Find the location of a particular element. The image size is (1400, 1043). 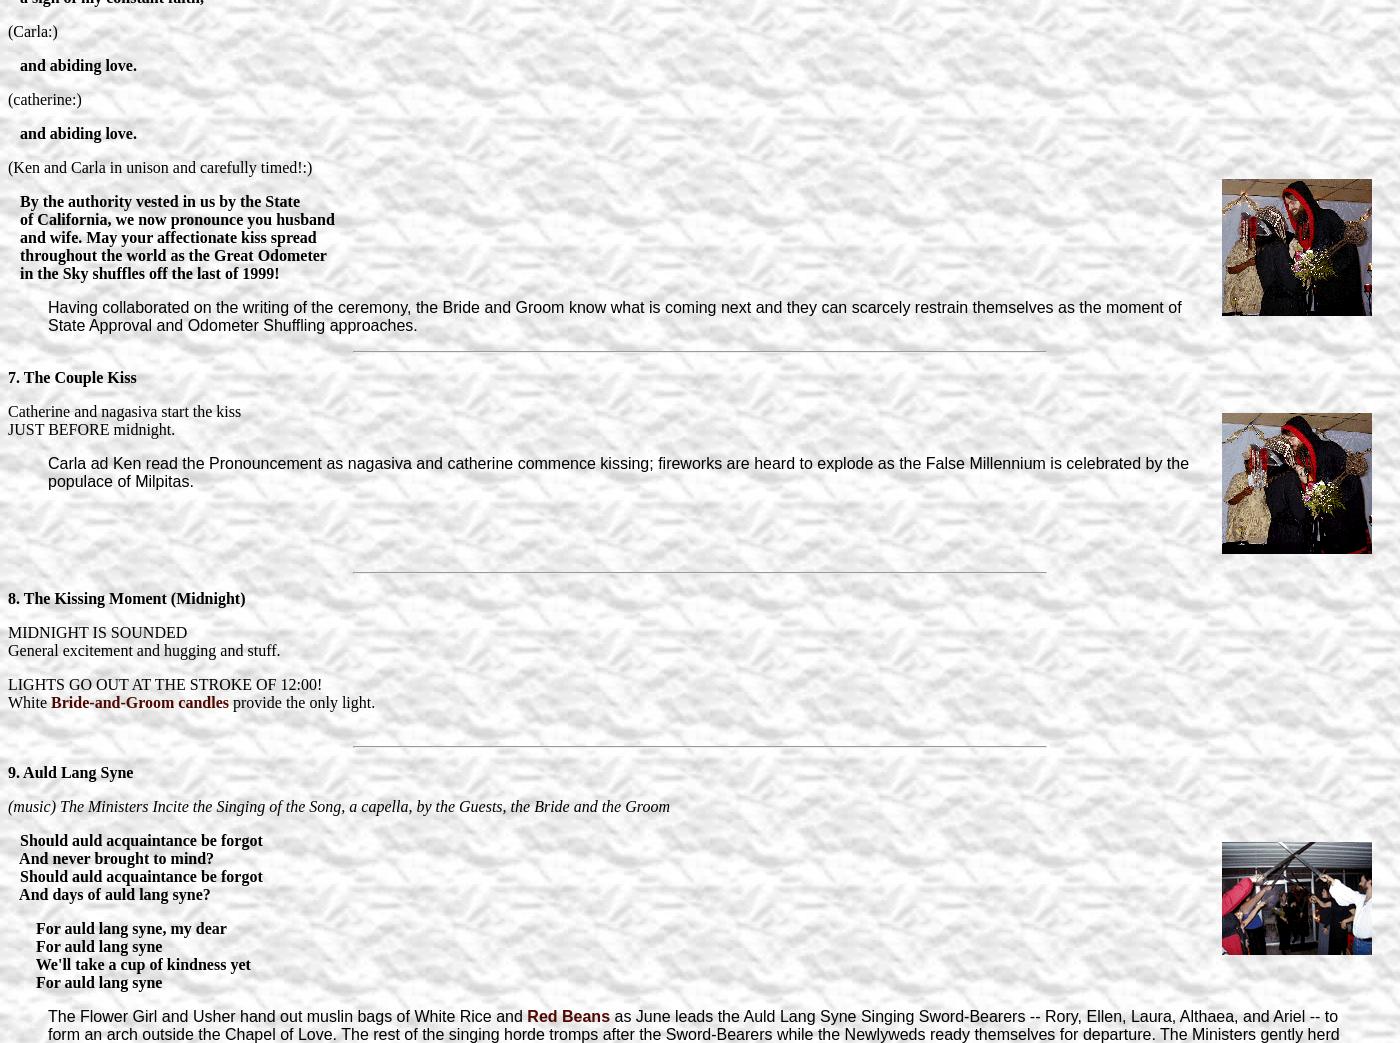

'Carla ad Ken read the Pronouncement as nagasiva and
catherine commence kissing; fireworks are
heard to explode as the False Millennium is celebrated by the populace
of Milpitas.' is located at coordinates (618, 470).